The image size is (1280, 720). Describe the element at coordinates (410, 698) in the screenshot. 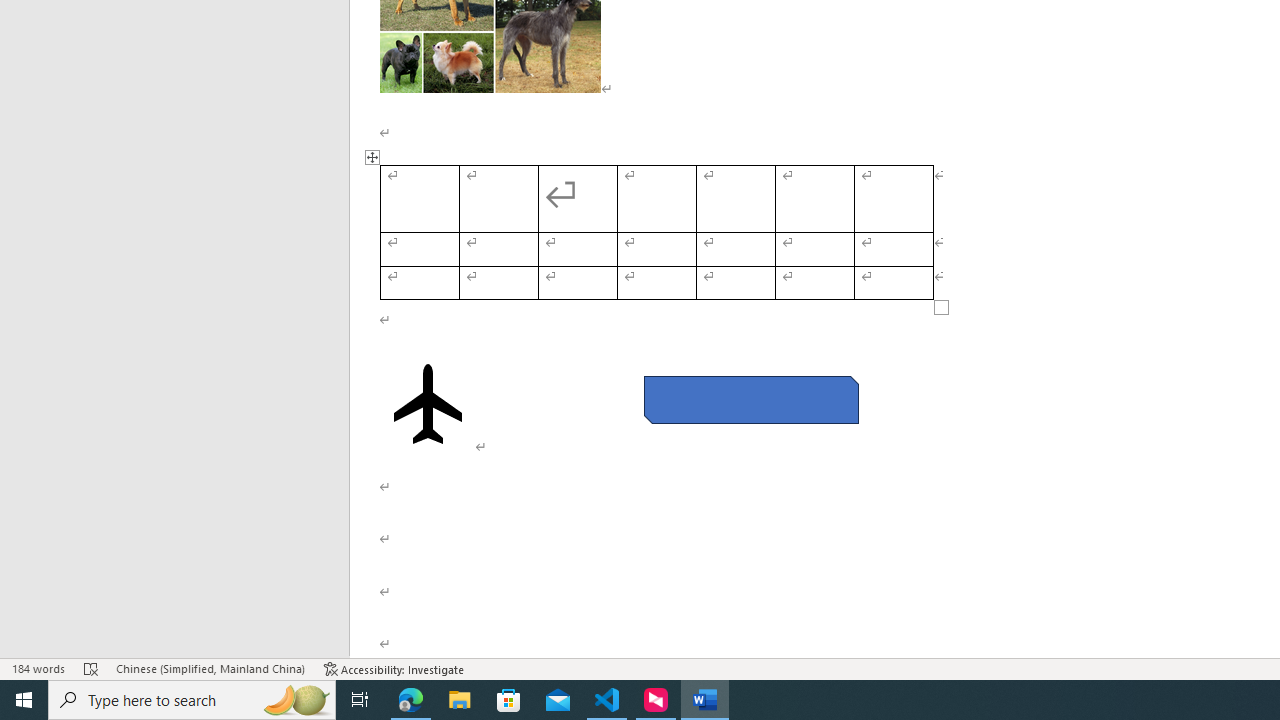

I see `'Microsoft Edge - 1 running window'` at that location.